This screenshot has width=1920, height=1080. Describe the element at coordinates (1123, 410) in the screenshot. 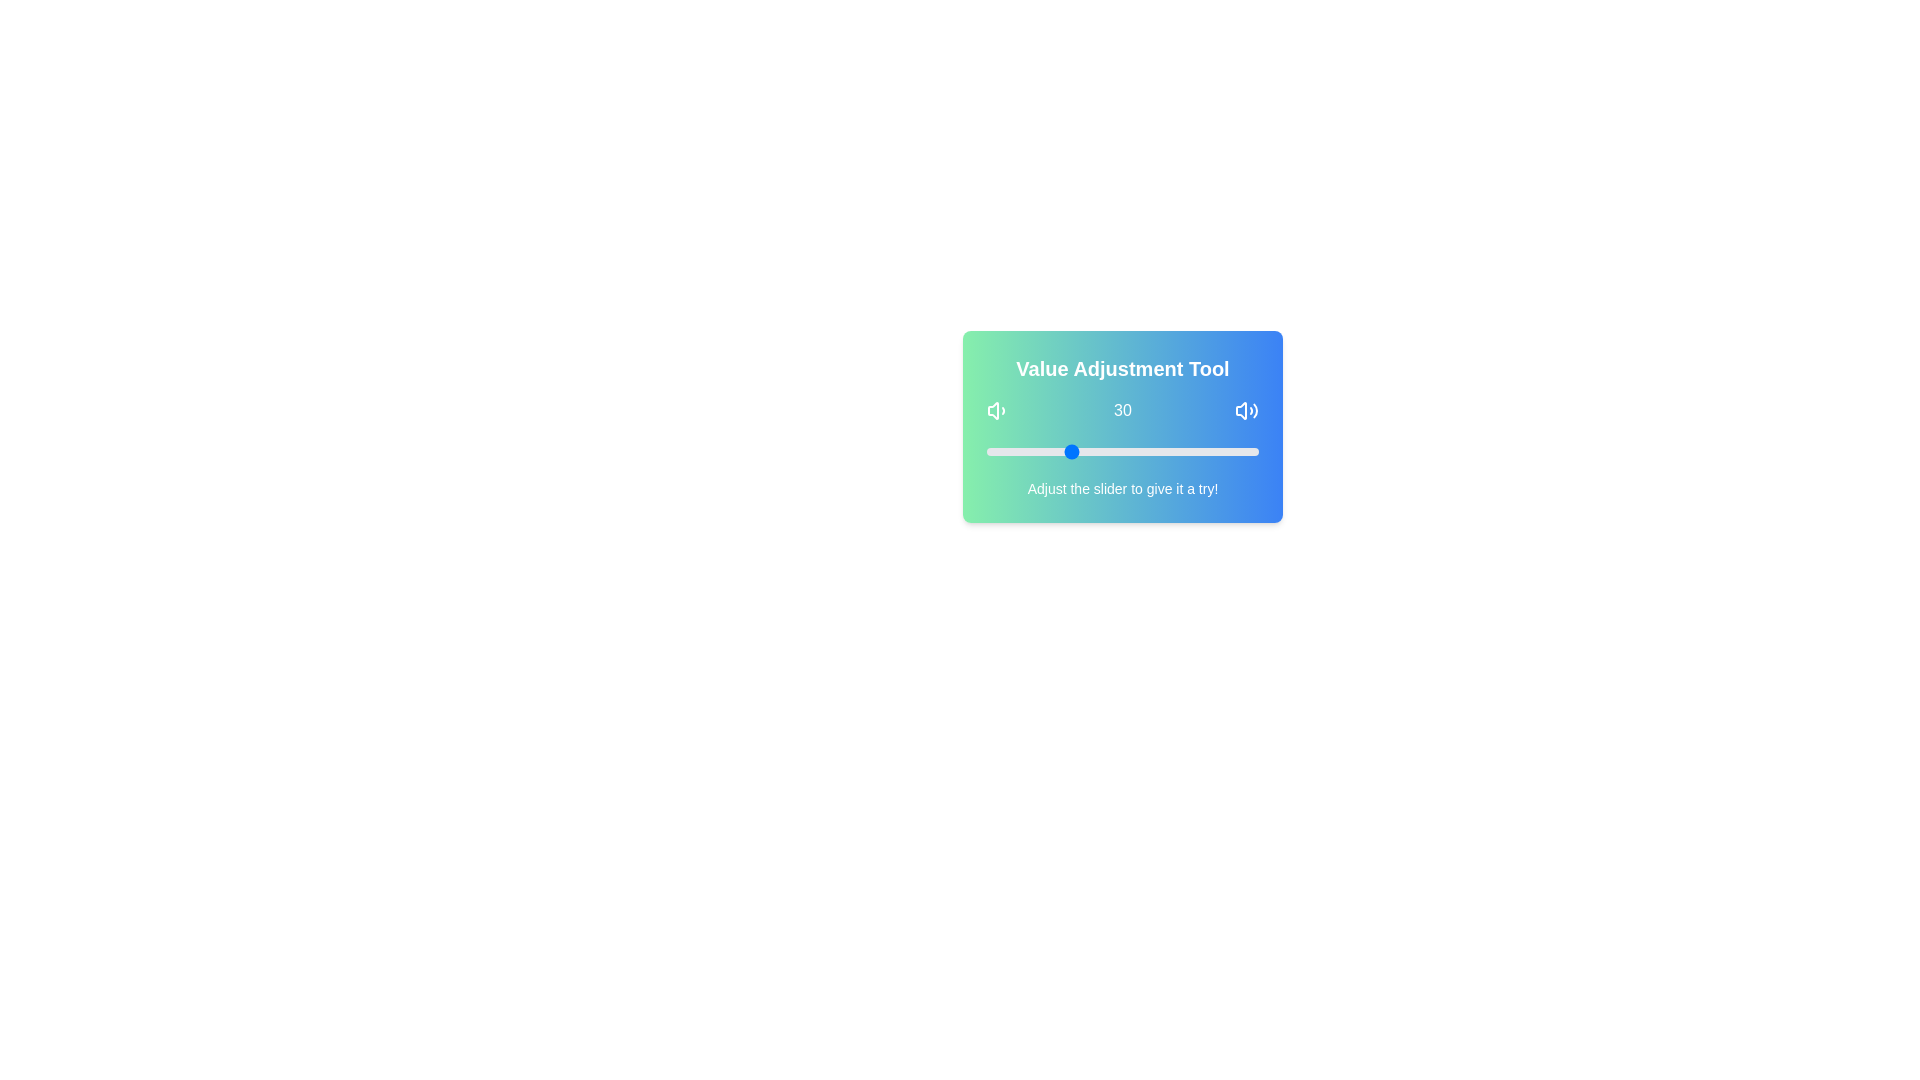

I see `the numeric label displaying '30' in white color, which is centered above a slider control in the user interface` at that location.